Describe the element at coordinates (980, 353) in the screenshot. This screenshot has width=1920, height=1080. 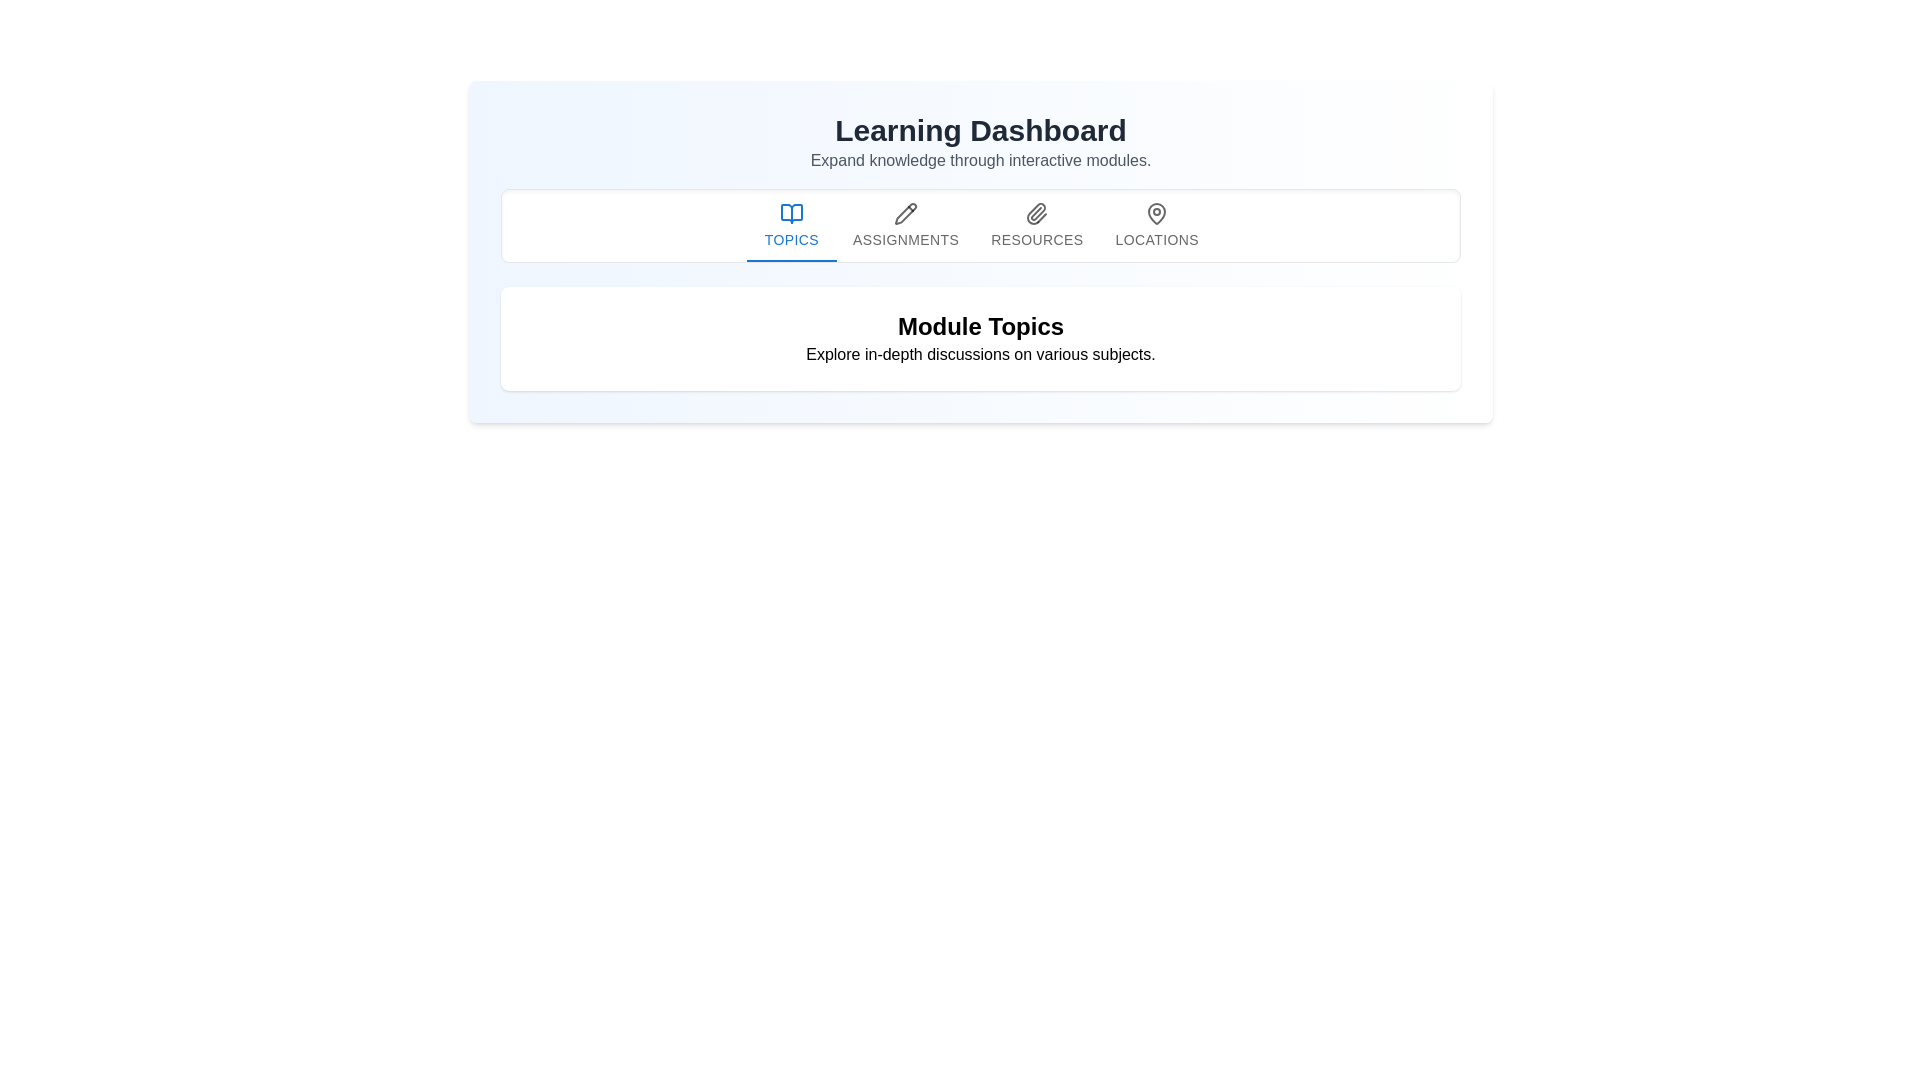
I see `the text label that elaborates on the subject of the section labeled 'Module Topics', positioned below the primary navigation tabs` at that location.